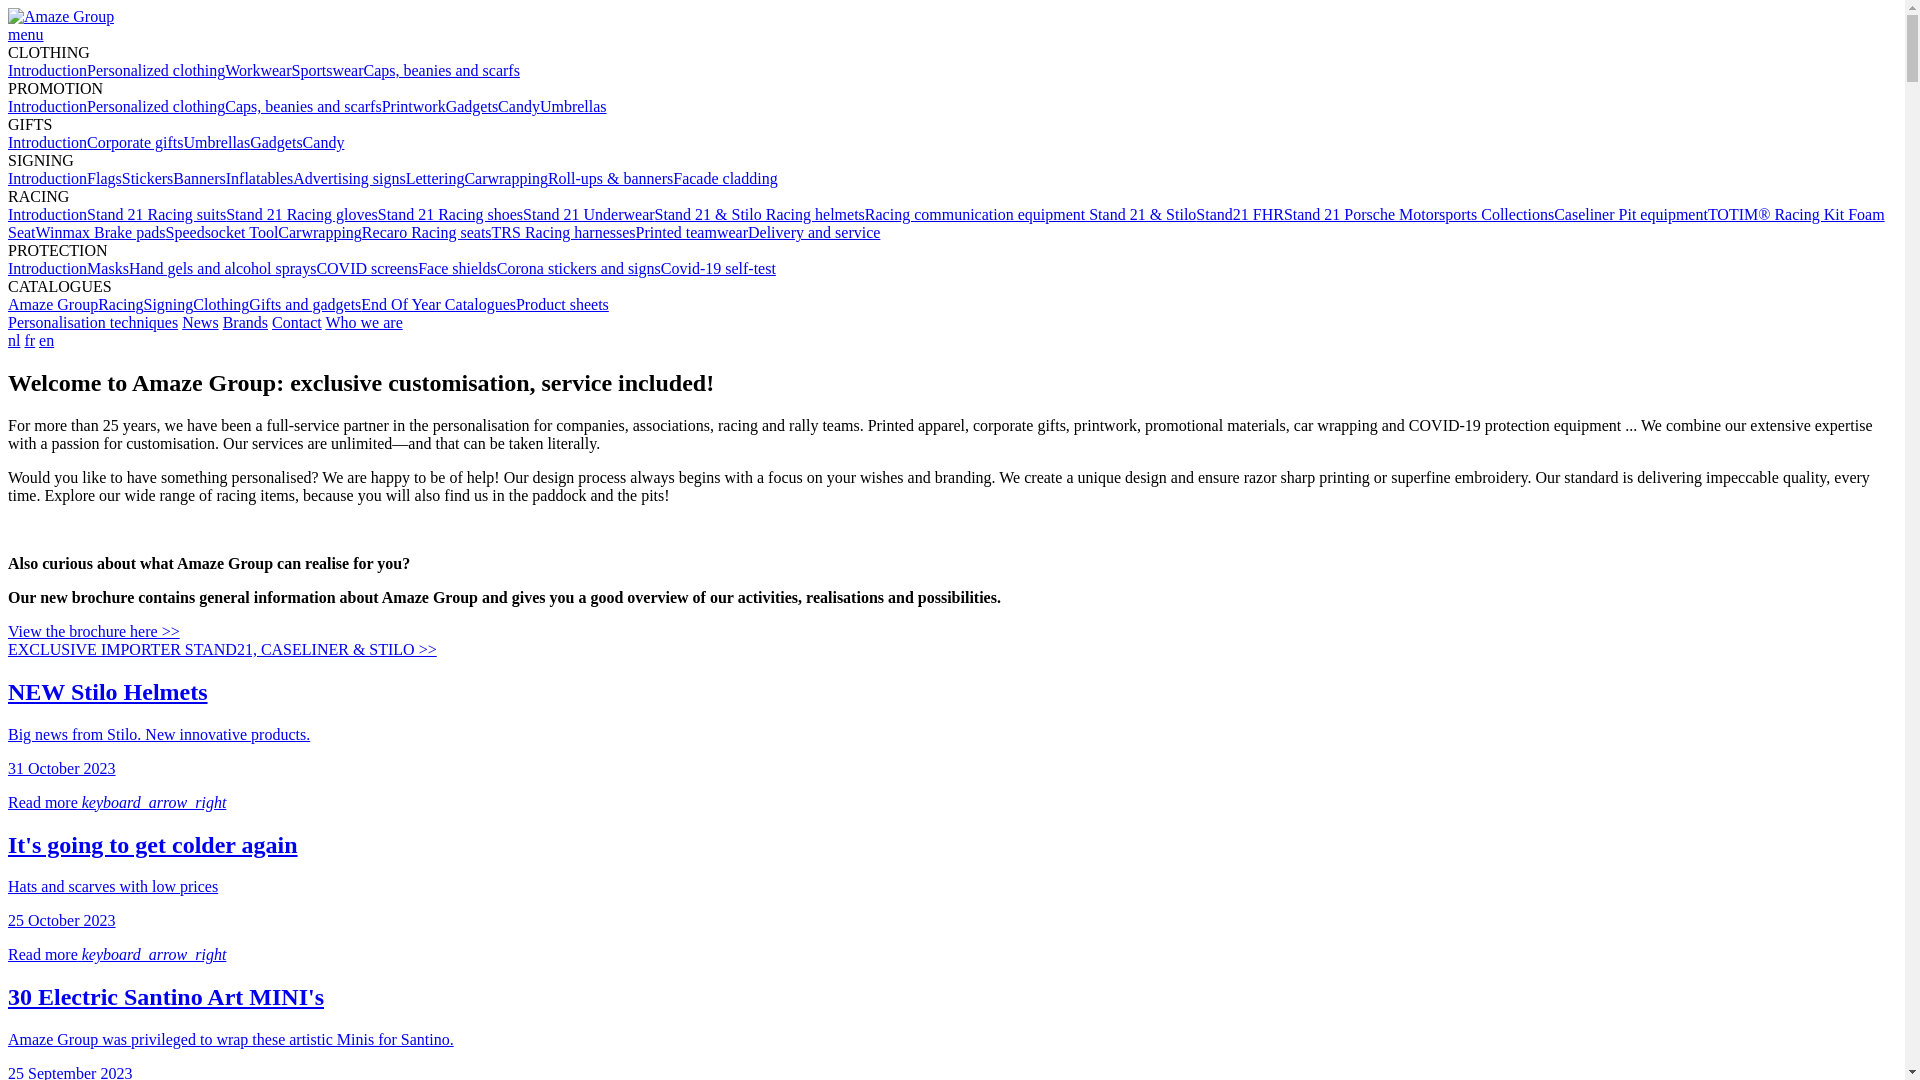 The width and height of the screenshot is (1920, 1080). I want to click on 'Sportswear', so click(291, 69).